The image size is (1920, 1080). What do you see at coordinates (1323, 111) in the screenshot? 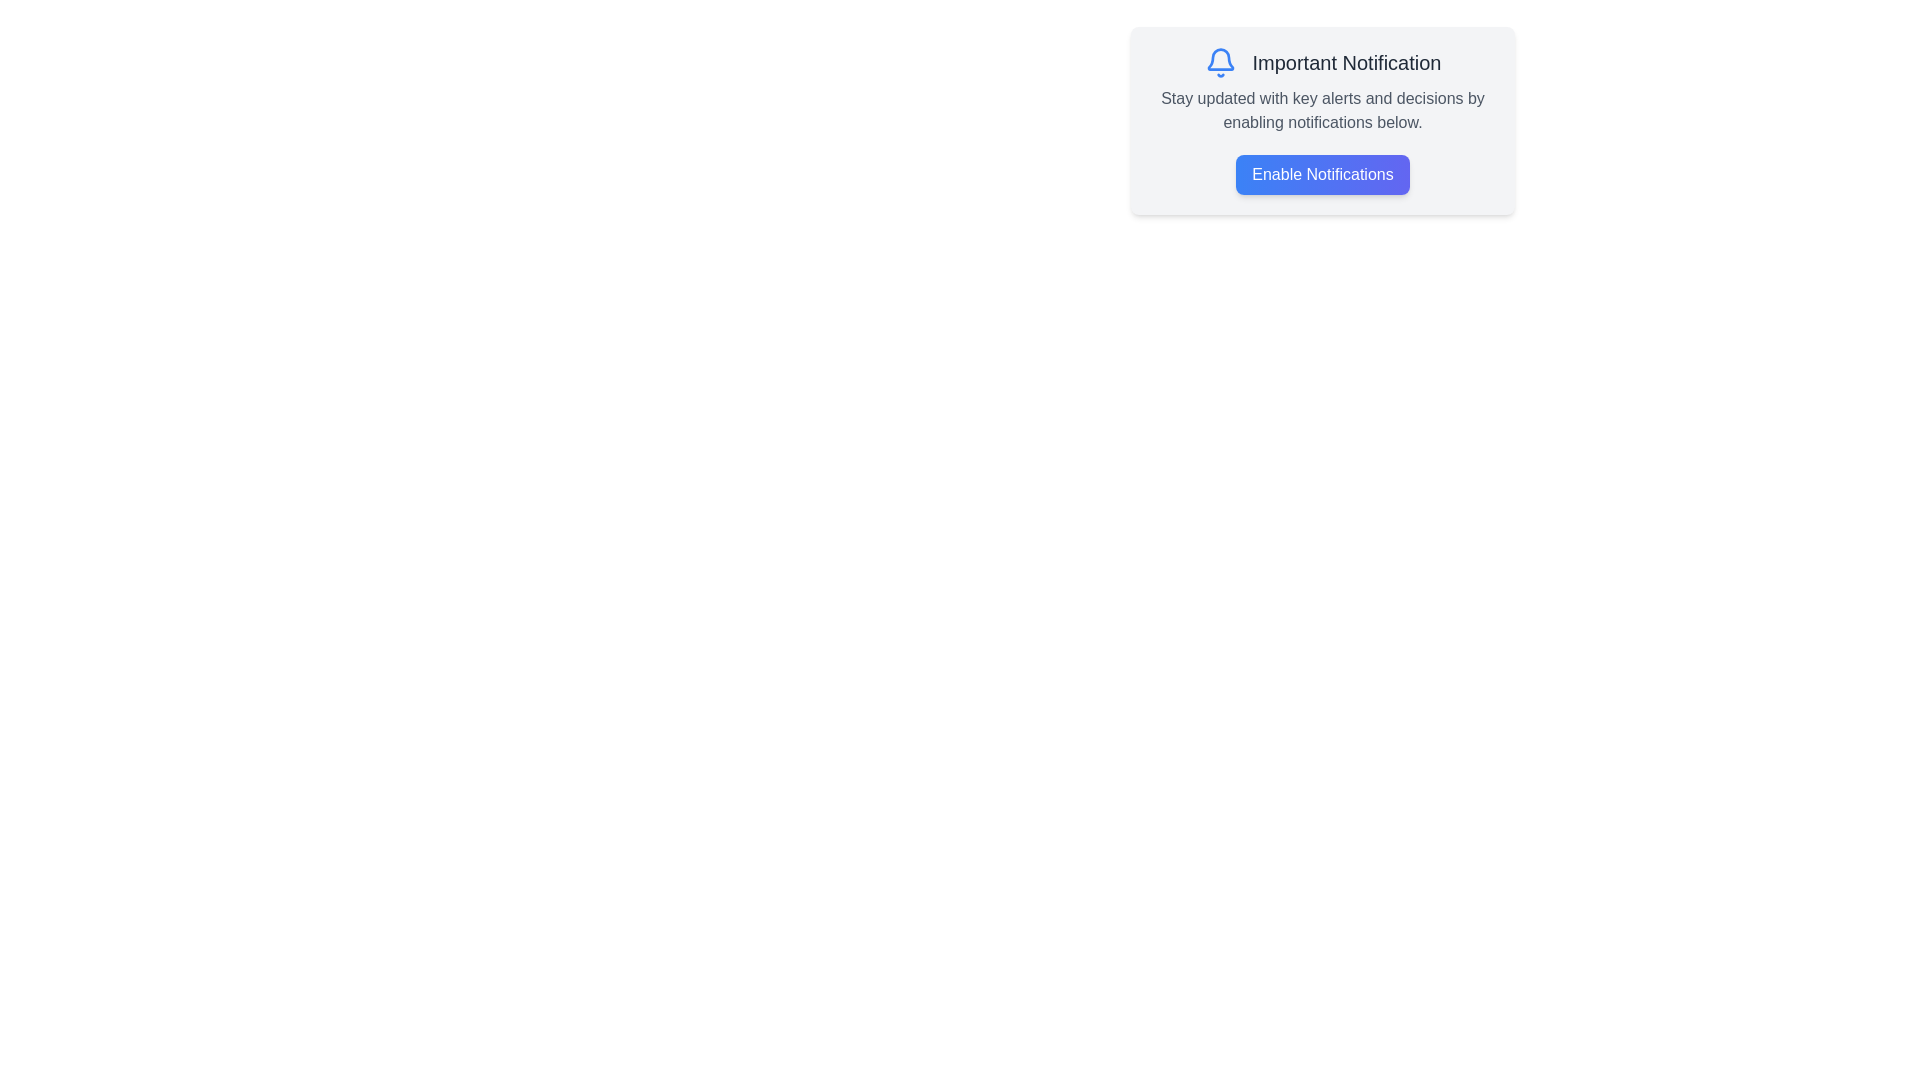
I see `the text content that provides information about the notifications feature, located below the 'Important Notification' title and above the 'Enable Notifications' button` at bounding box center [1323, 111].